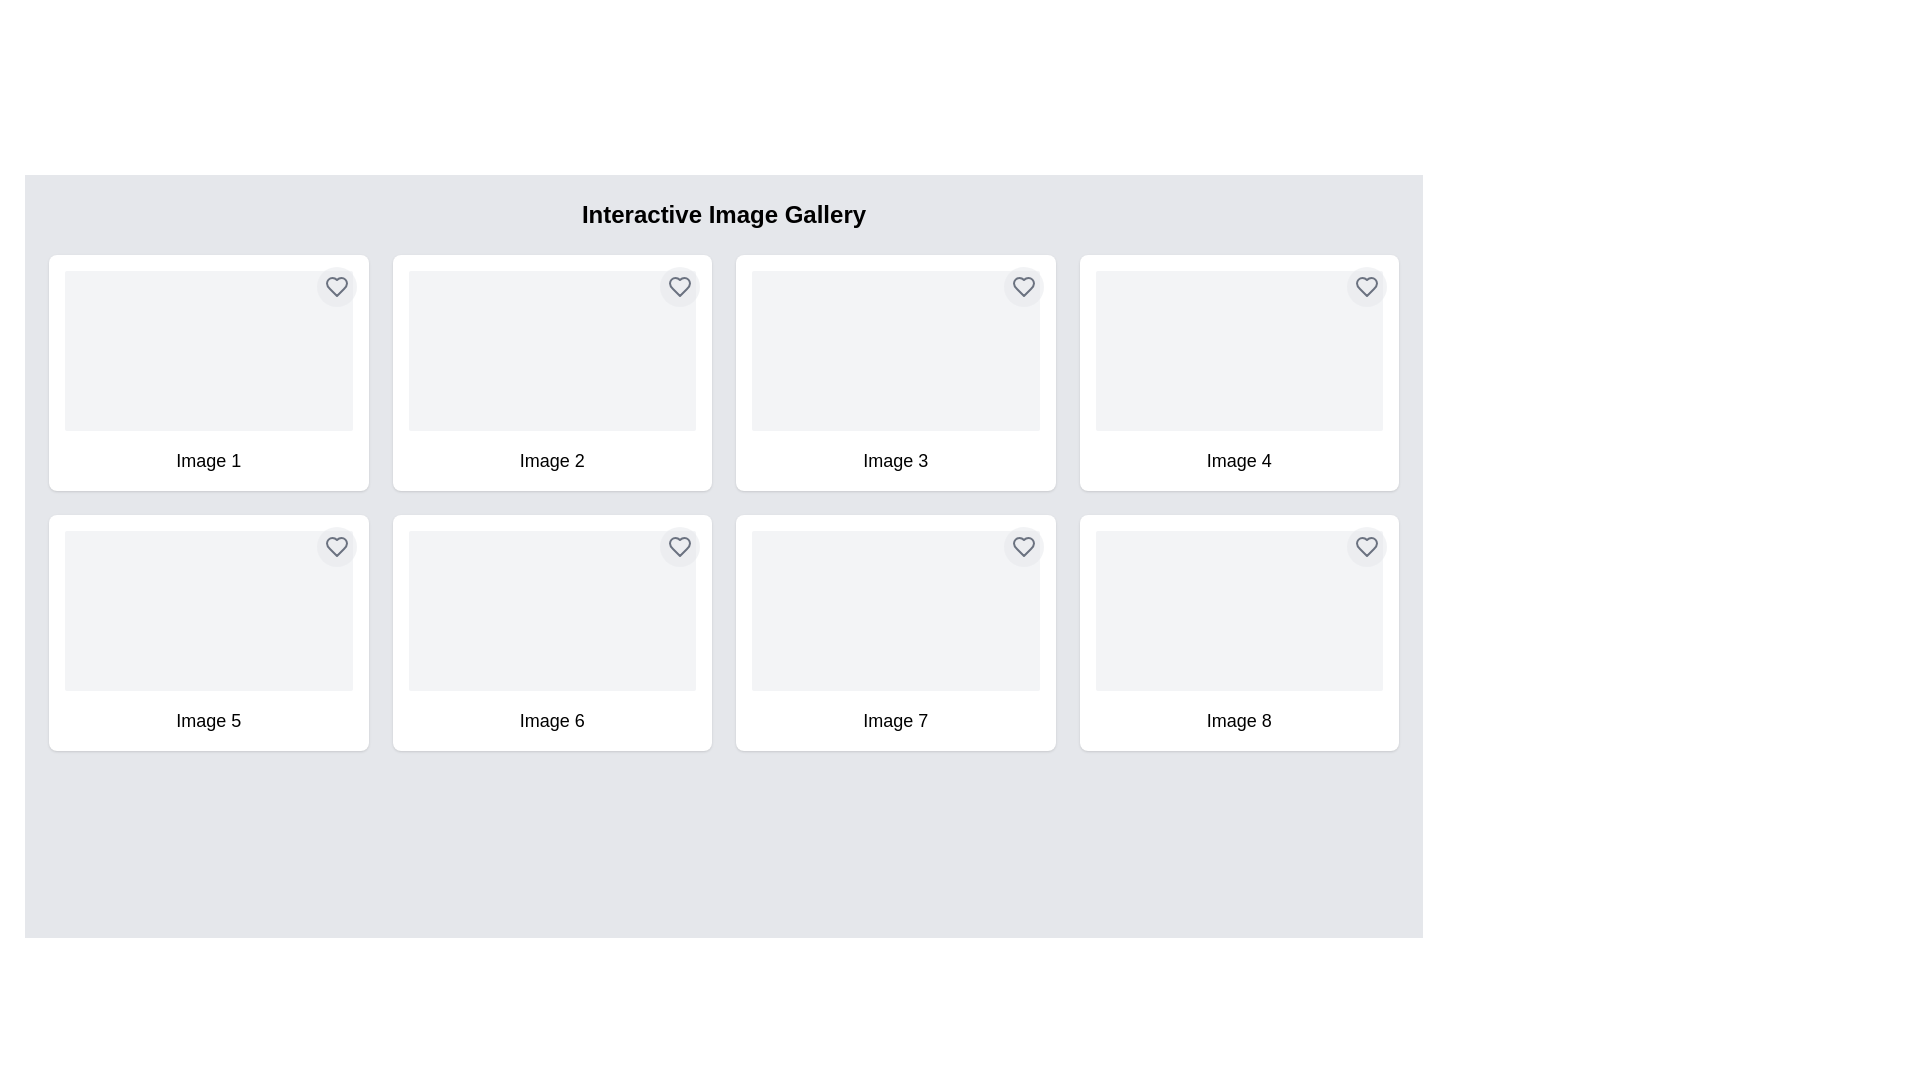  What do you see at coordinates (552, 373) in the screenshot?
I see `keyboard navigation` at bounding box center [552, 373].